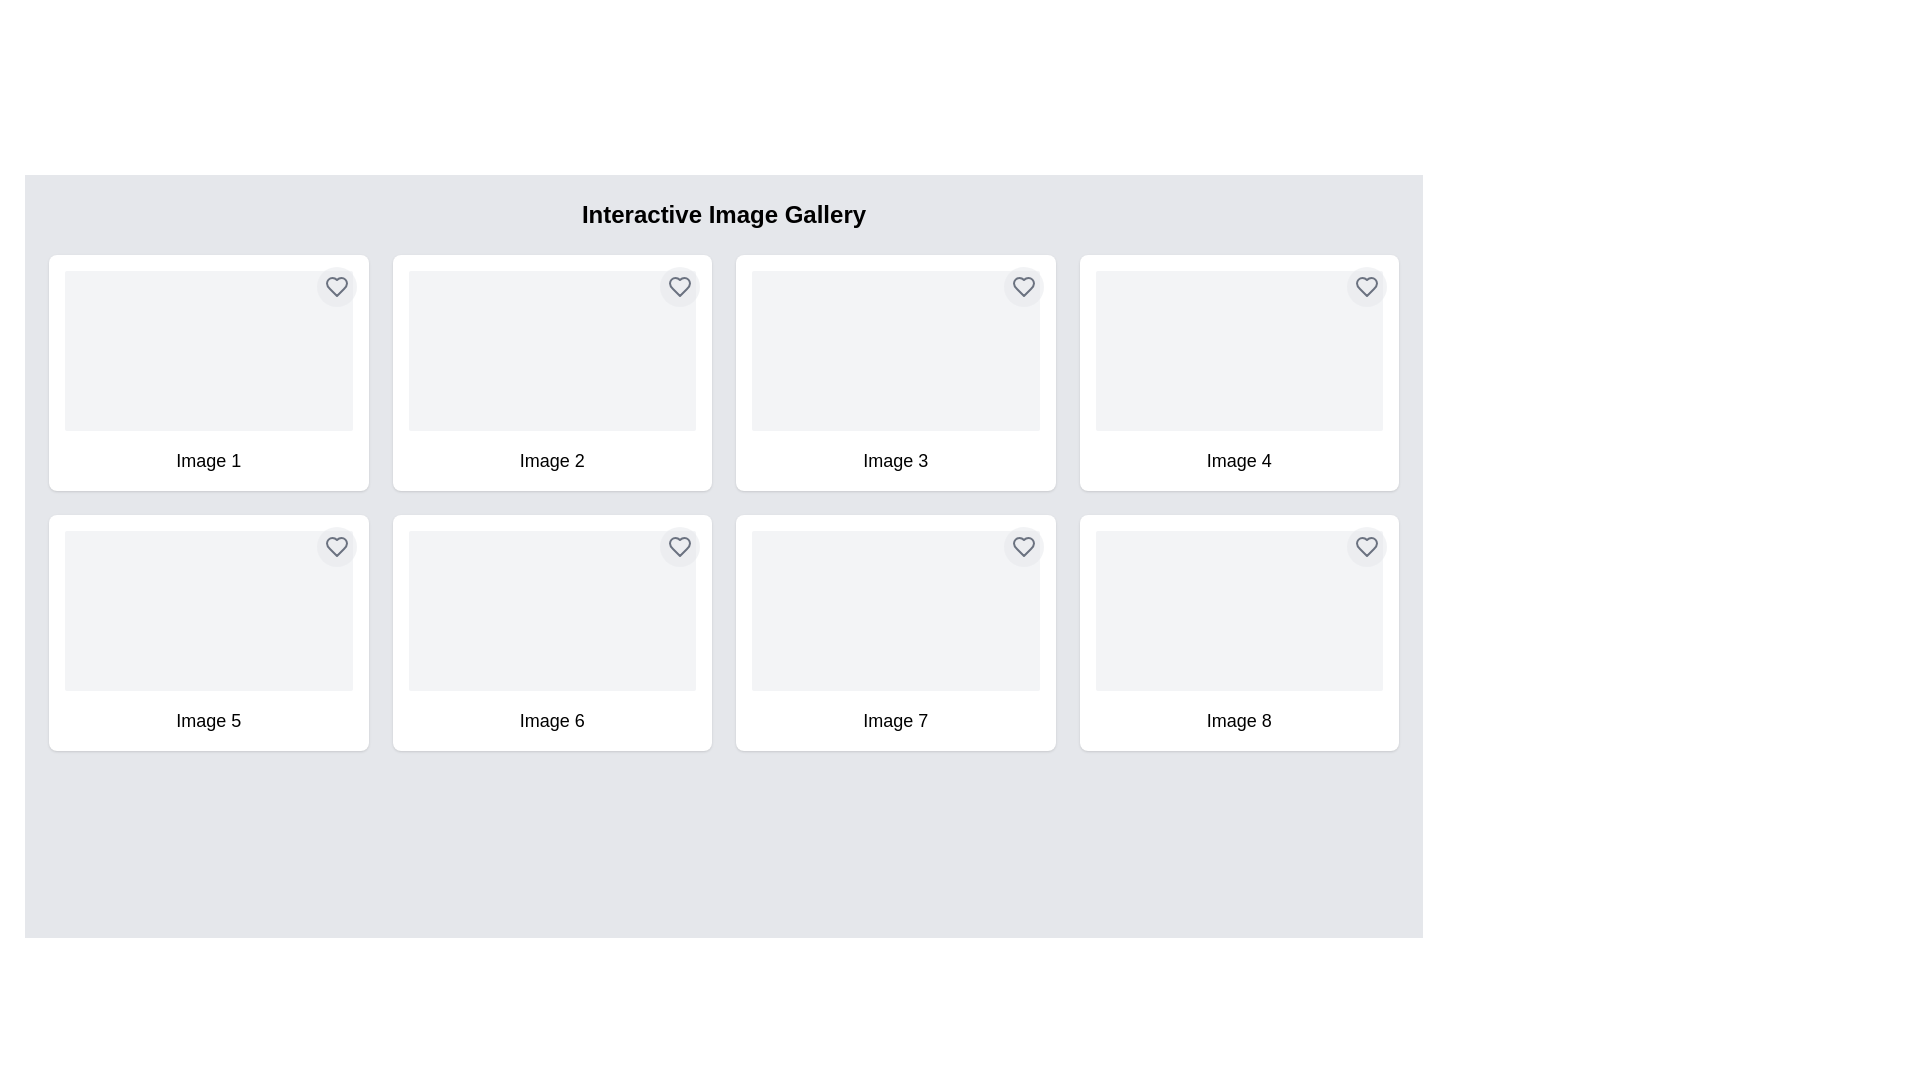  What do you see at coordinates (552, 373) in the screenshot?
I see `keyboard navigation` at bounding box center [552, 373].